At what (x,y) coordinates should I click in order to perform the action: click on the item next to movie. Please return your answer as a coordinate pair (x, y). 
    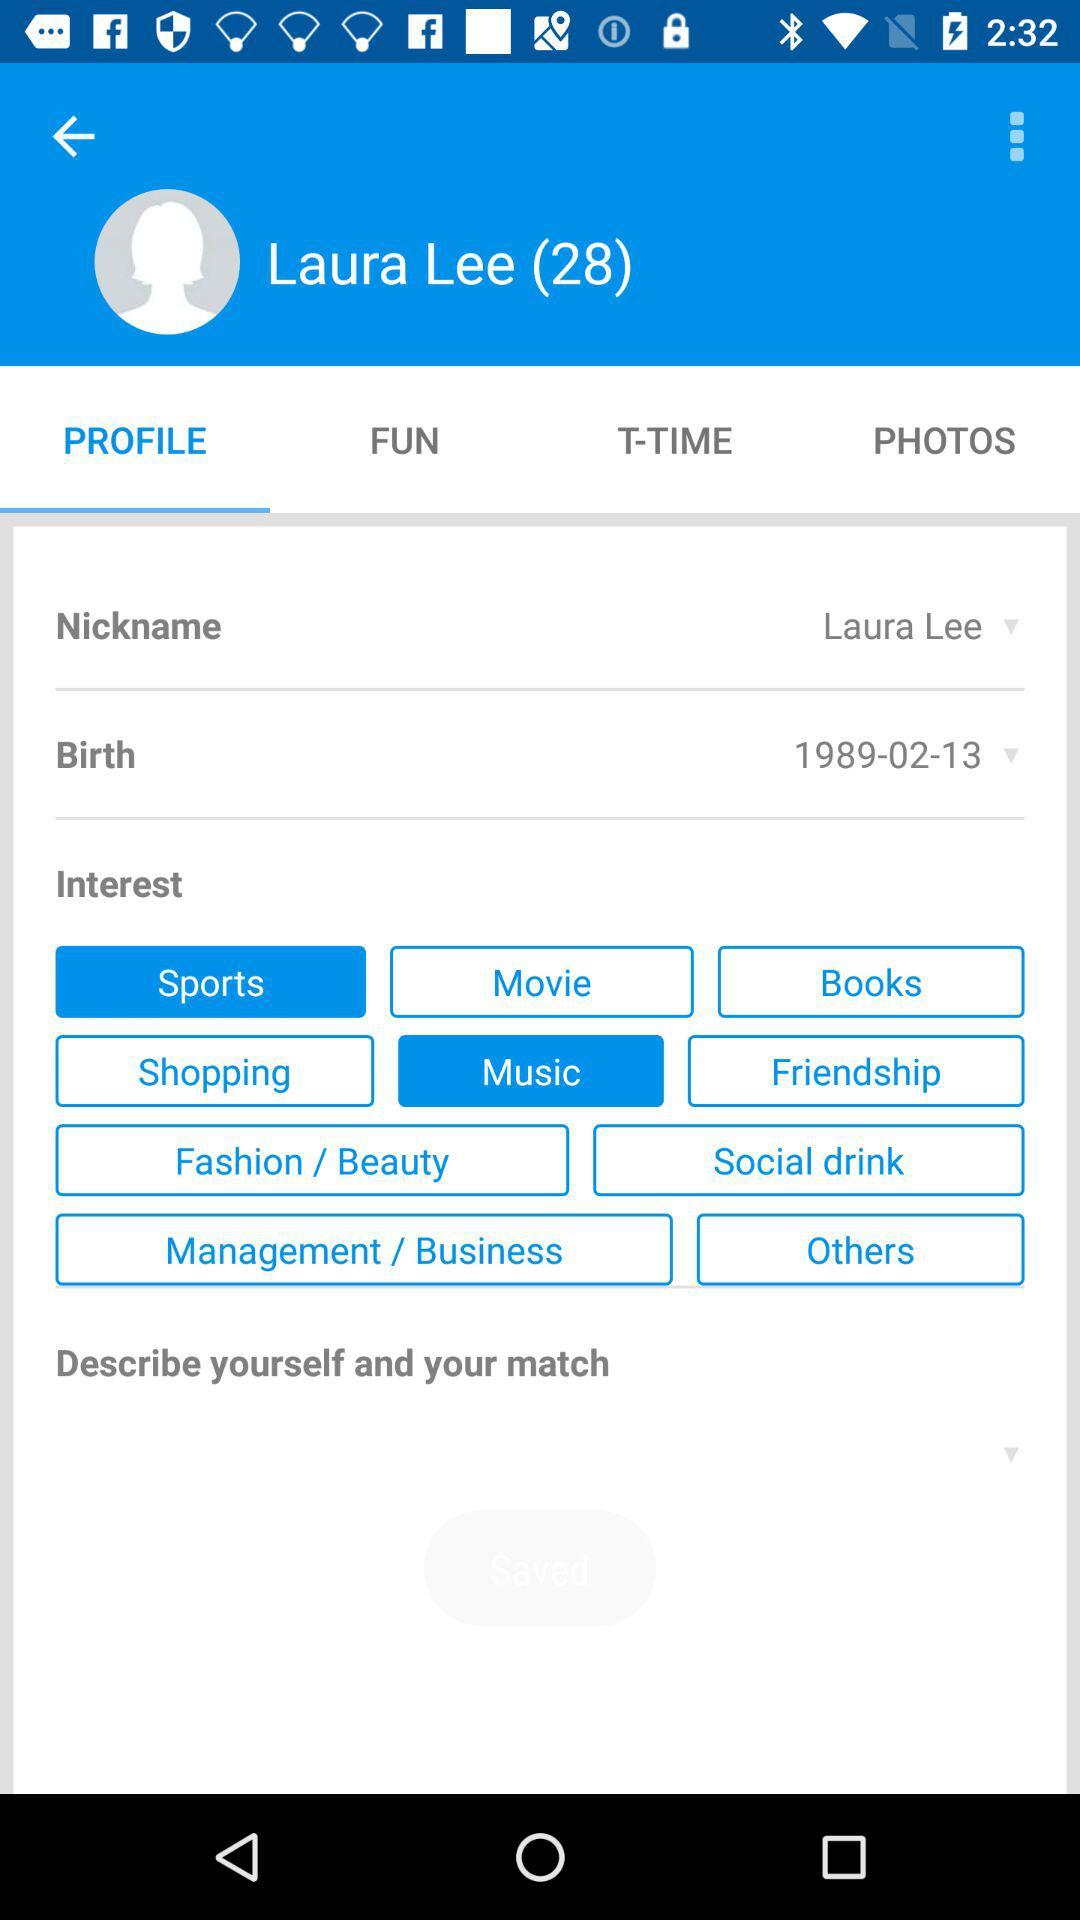
    Looking at the image, I should click on (210, 981).